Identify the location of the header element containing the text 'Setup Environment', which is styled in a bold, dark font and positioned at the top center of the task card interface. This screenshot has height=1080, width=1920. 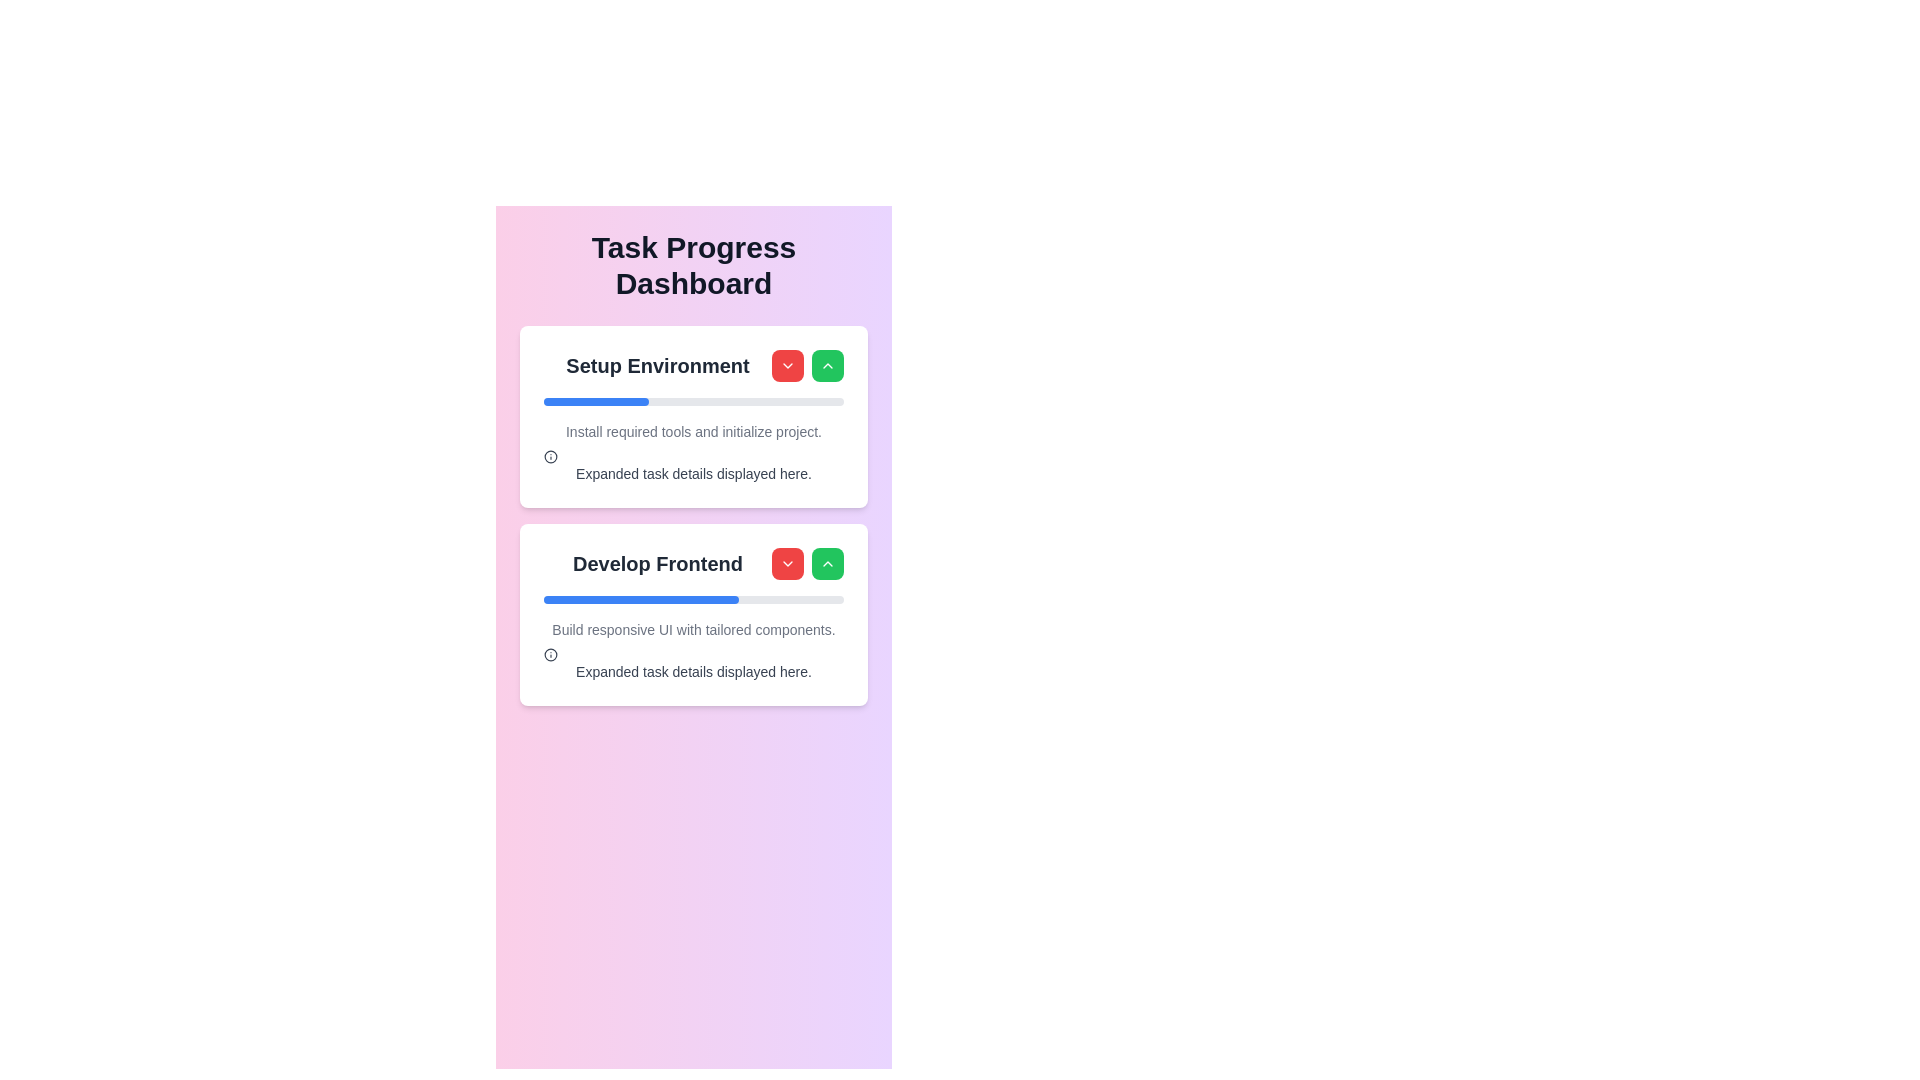
(694, 366).